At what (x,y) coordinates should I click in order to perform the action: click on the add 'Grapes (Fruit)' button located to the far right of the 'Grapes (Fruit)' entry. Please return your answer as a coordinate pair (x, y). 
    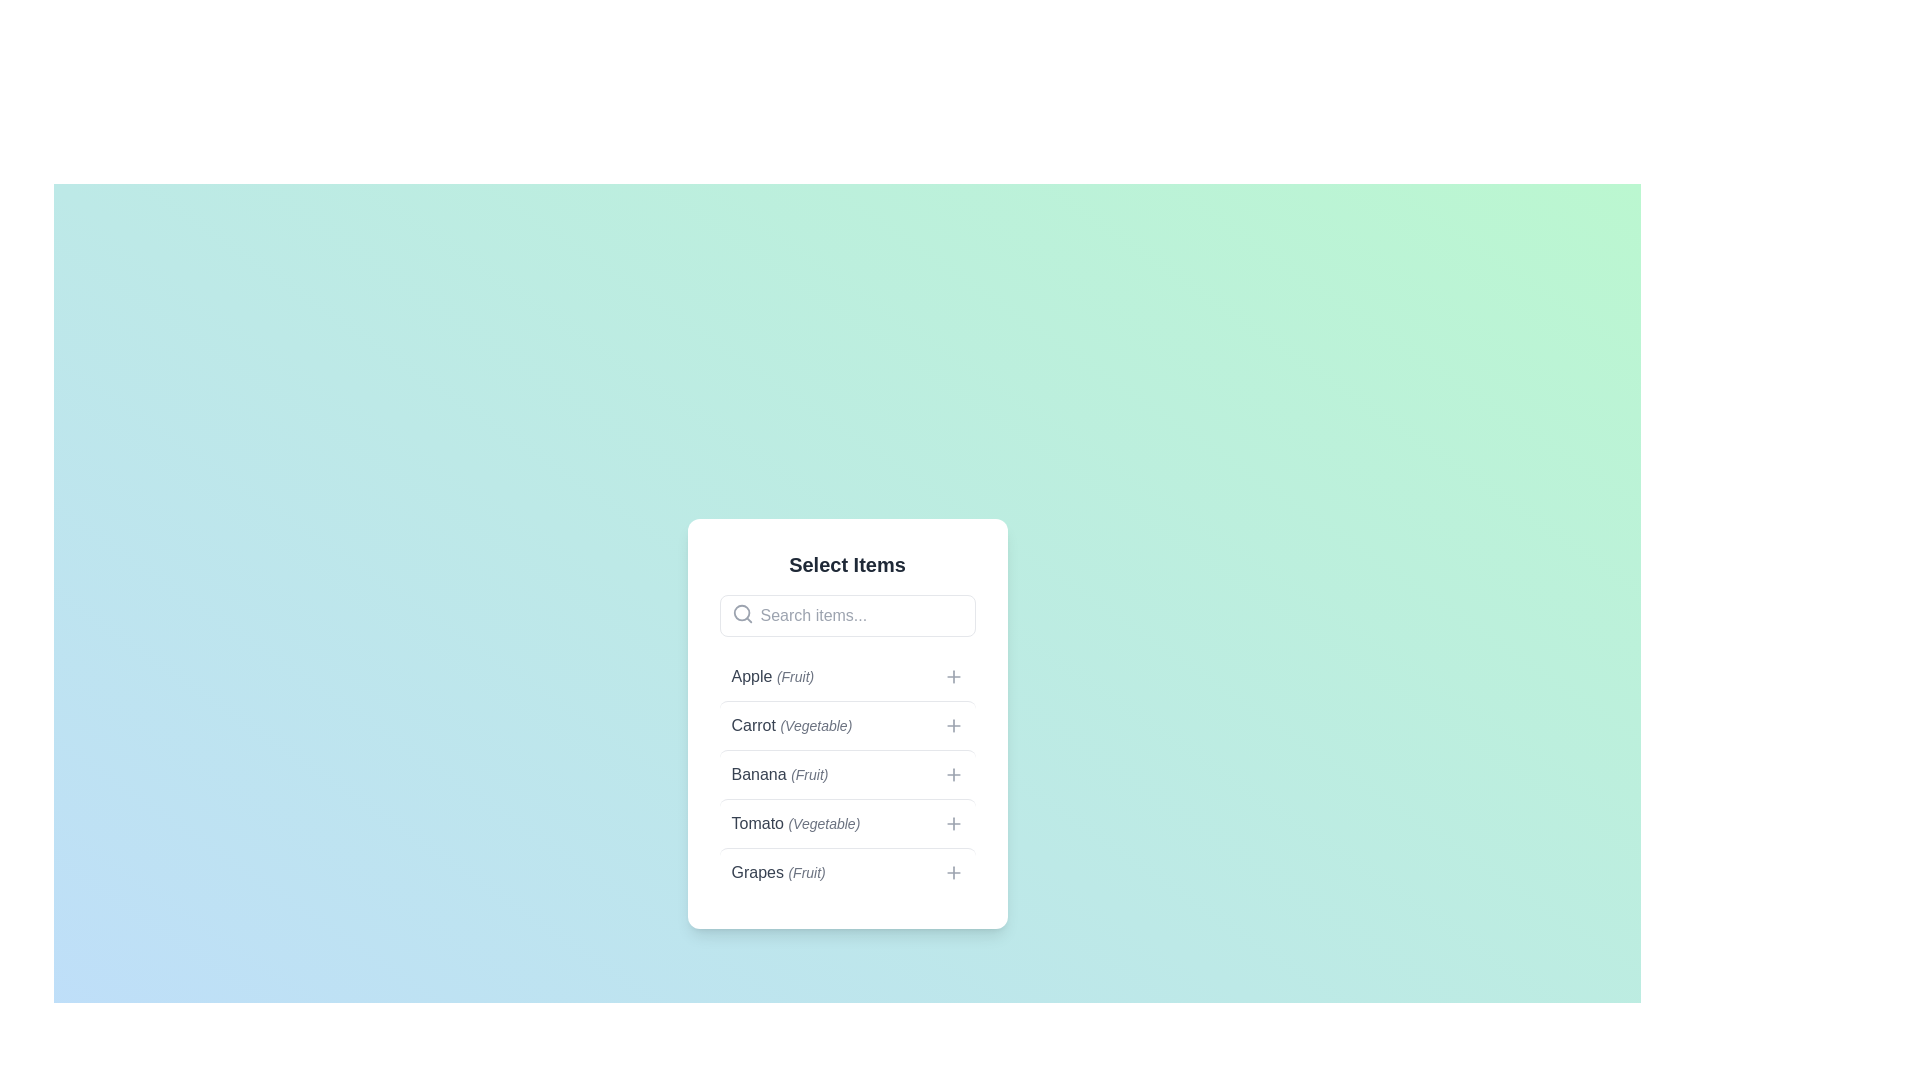
    Looking at the image, I should click on (952, 871).